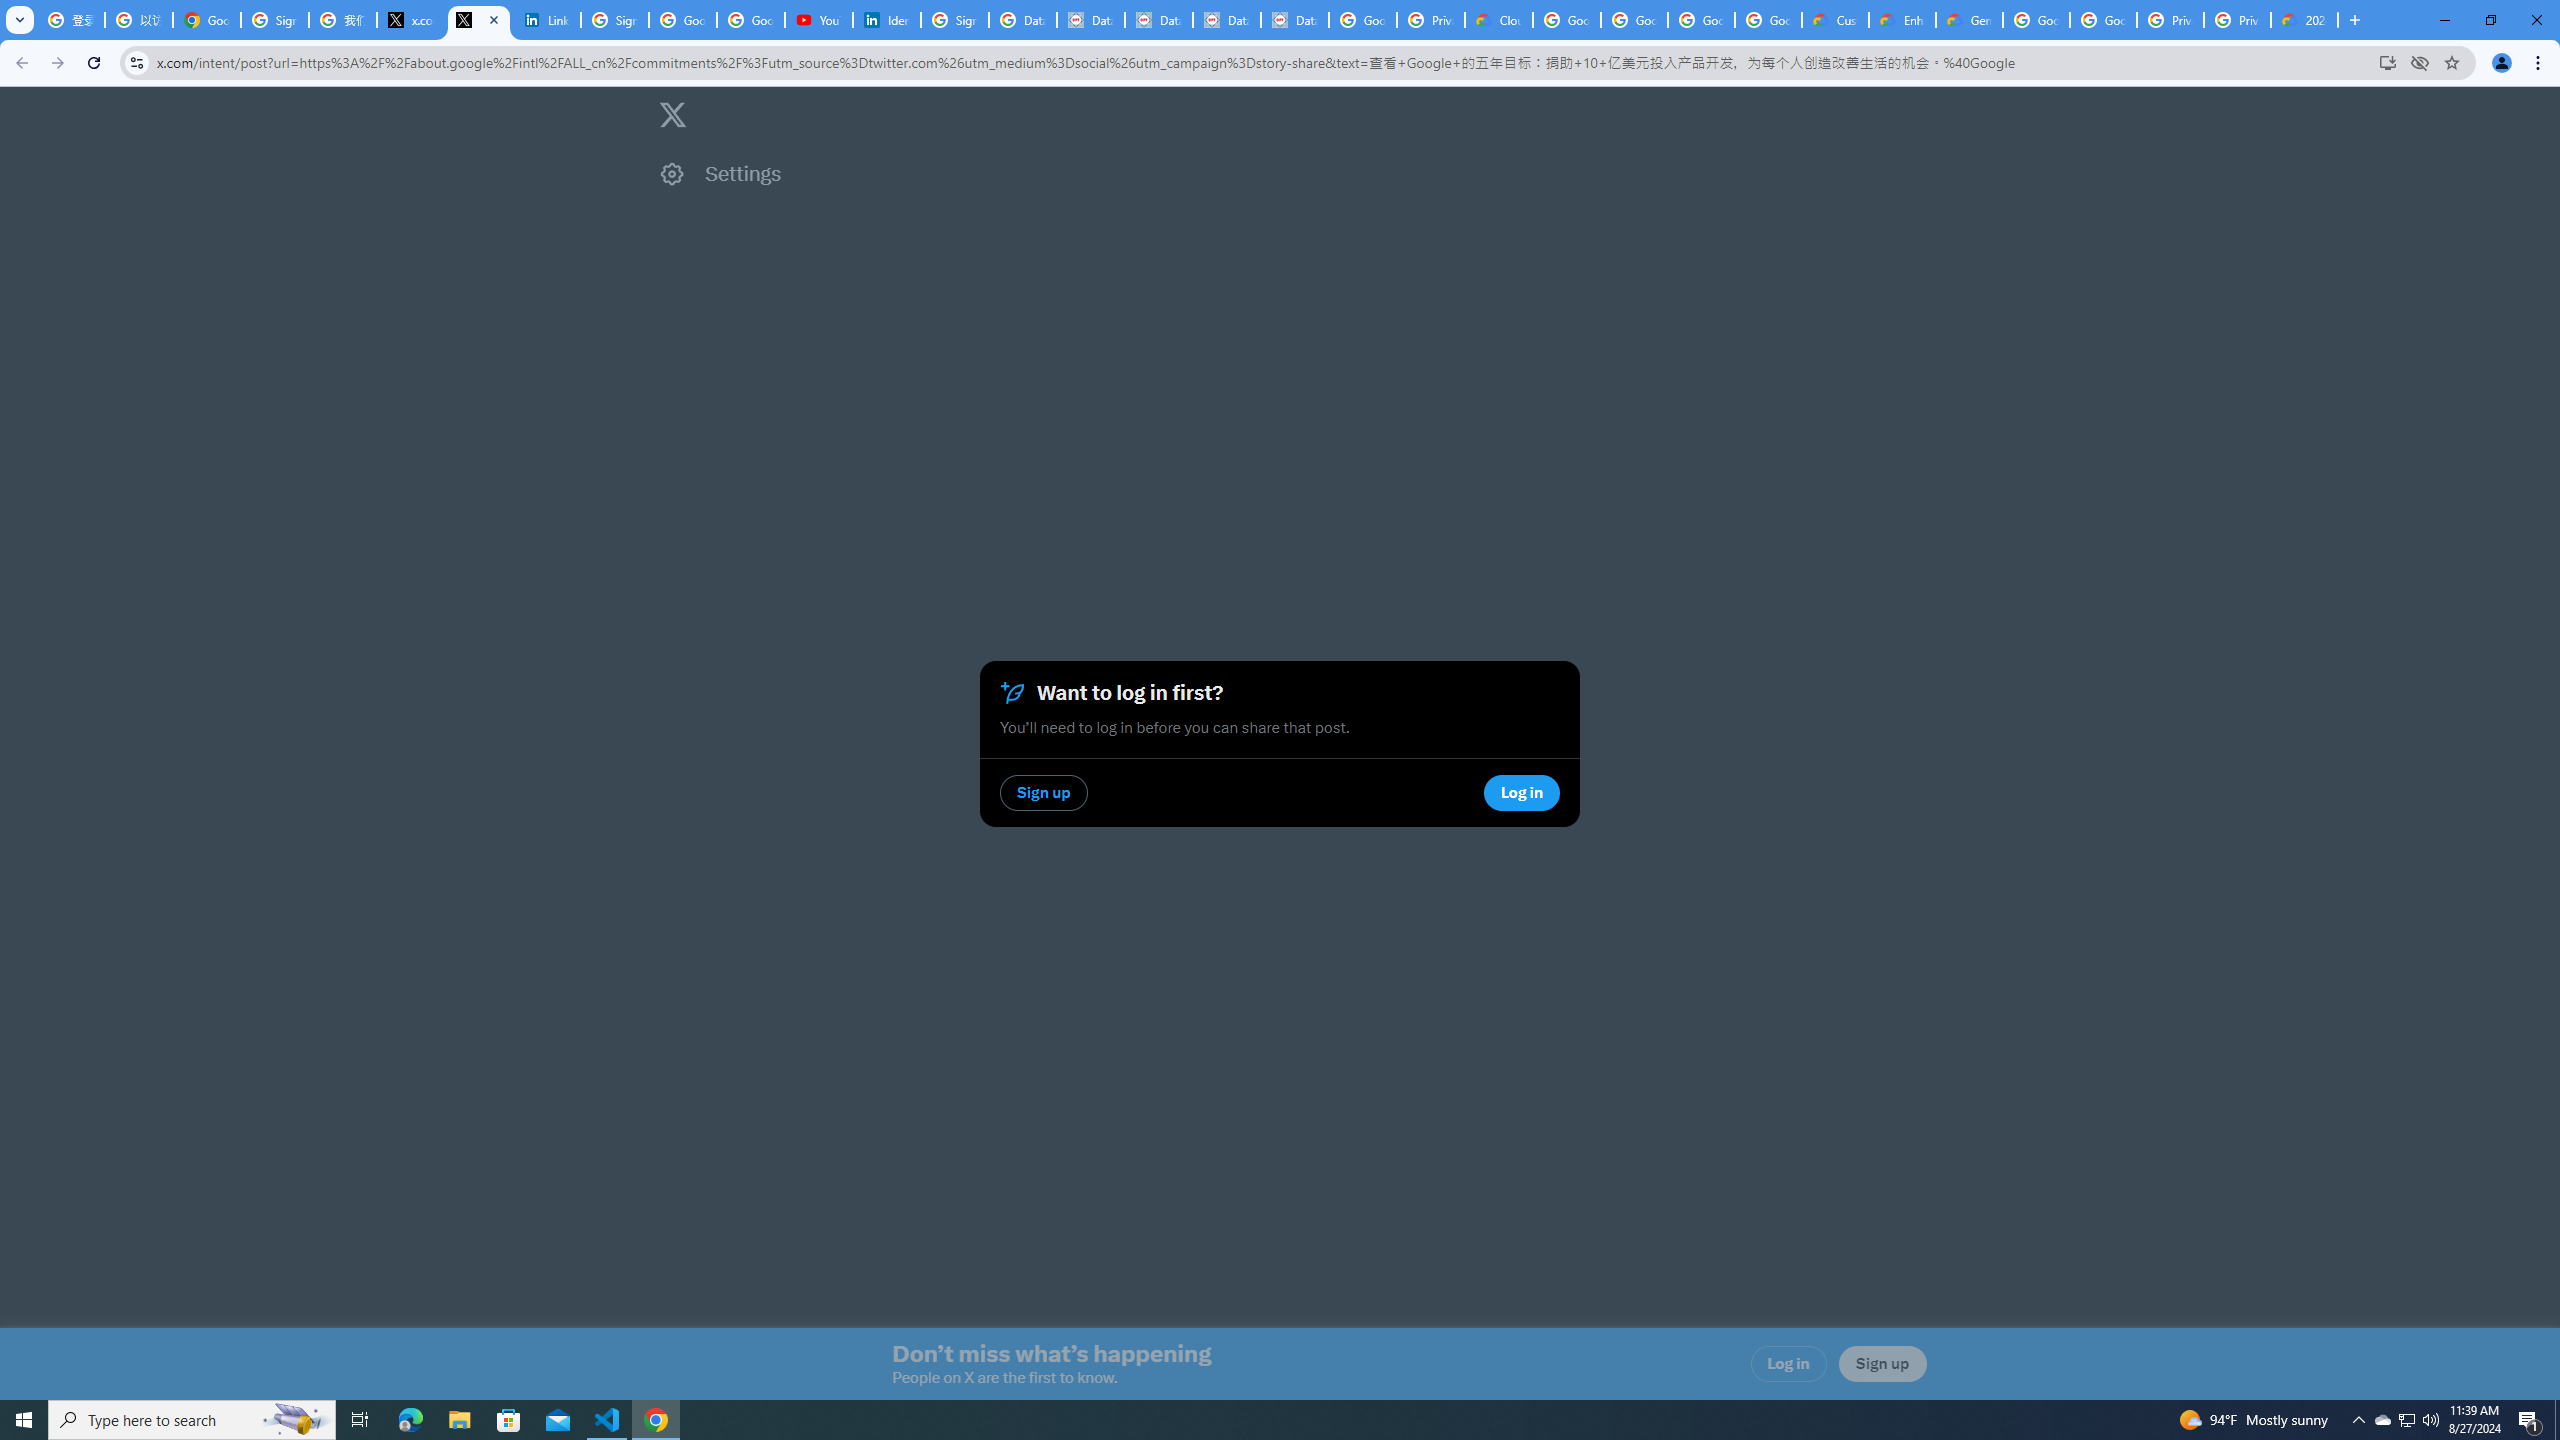 Image resolution: width=2560 pixels, height=1440 pixels. Describe the element at coordinates (1968, 19) in the screenshot. I see `'Gemini for Business and Developers | Google Cloud'` at that location.